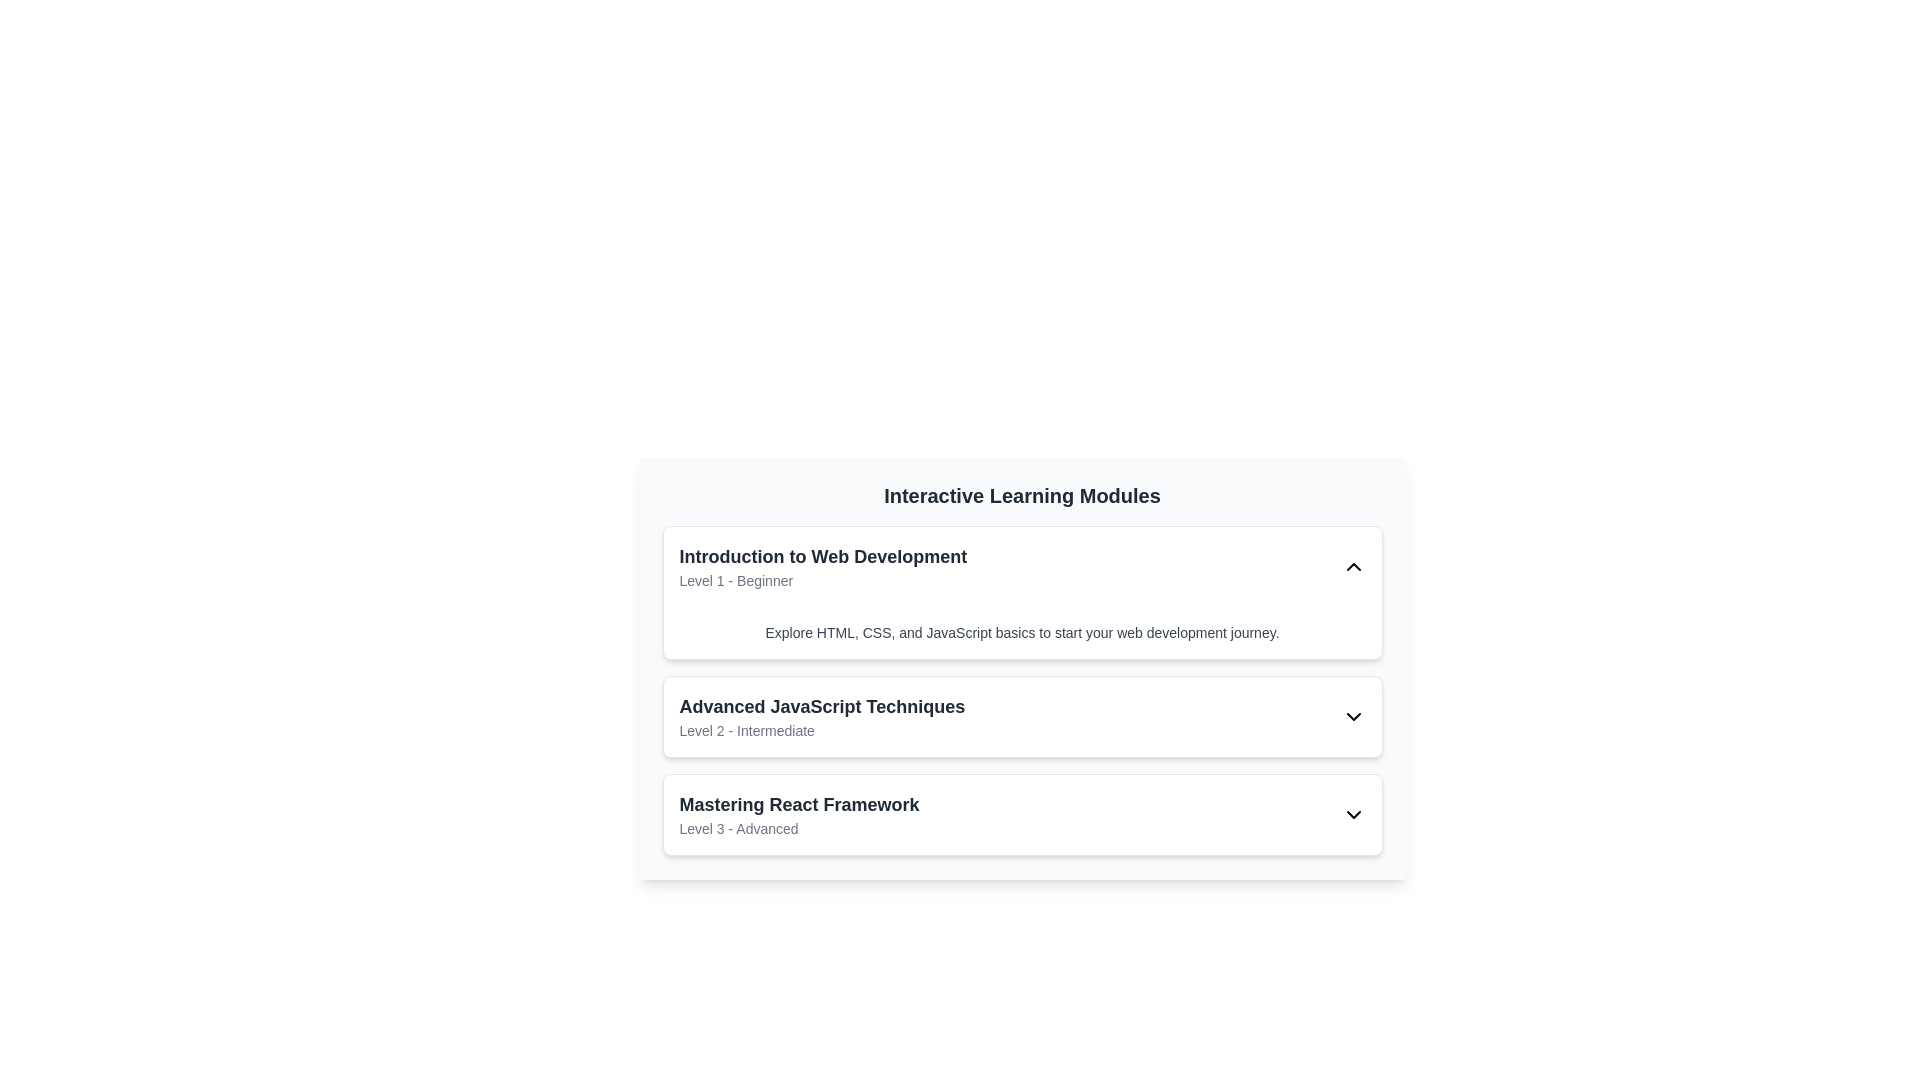 This screenshot has width=1920, height=1080. What do you see at coordinates (798, 814) in the screenshot?
I see `the text block displaying 'Mastering React Framework' which is located in the lower section of the third card in a list of interactive learning modules` at bounding box center [798, 814].